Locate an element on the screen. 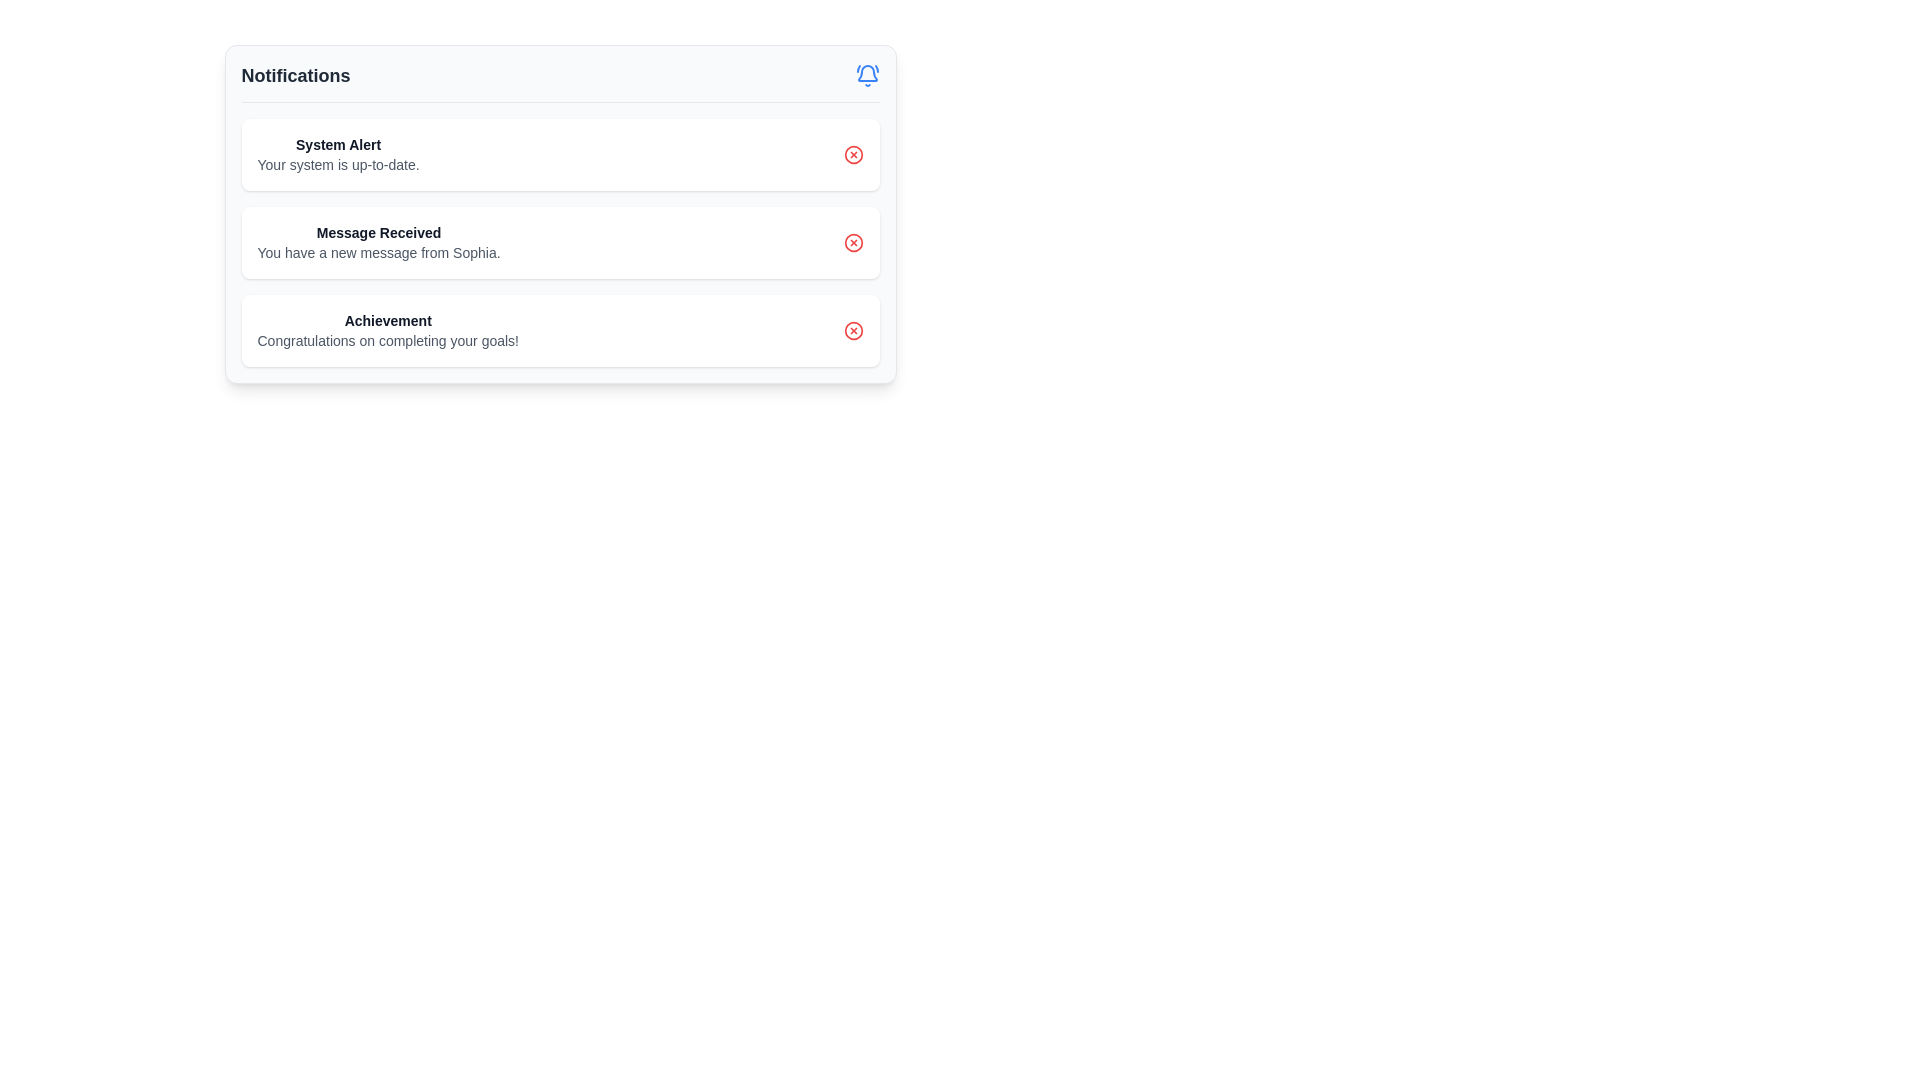 The image size is (1920, 1080). message content from the Text Label that displays 'Message Received' and 'You have a new message from Sophia.' is located at coordinates (379, 242).